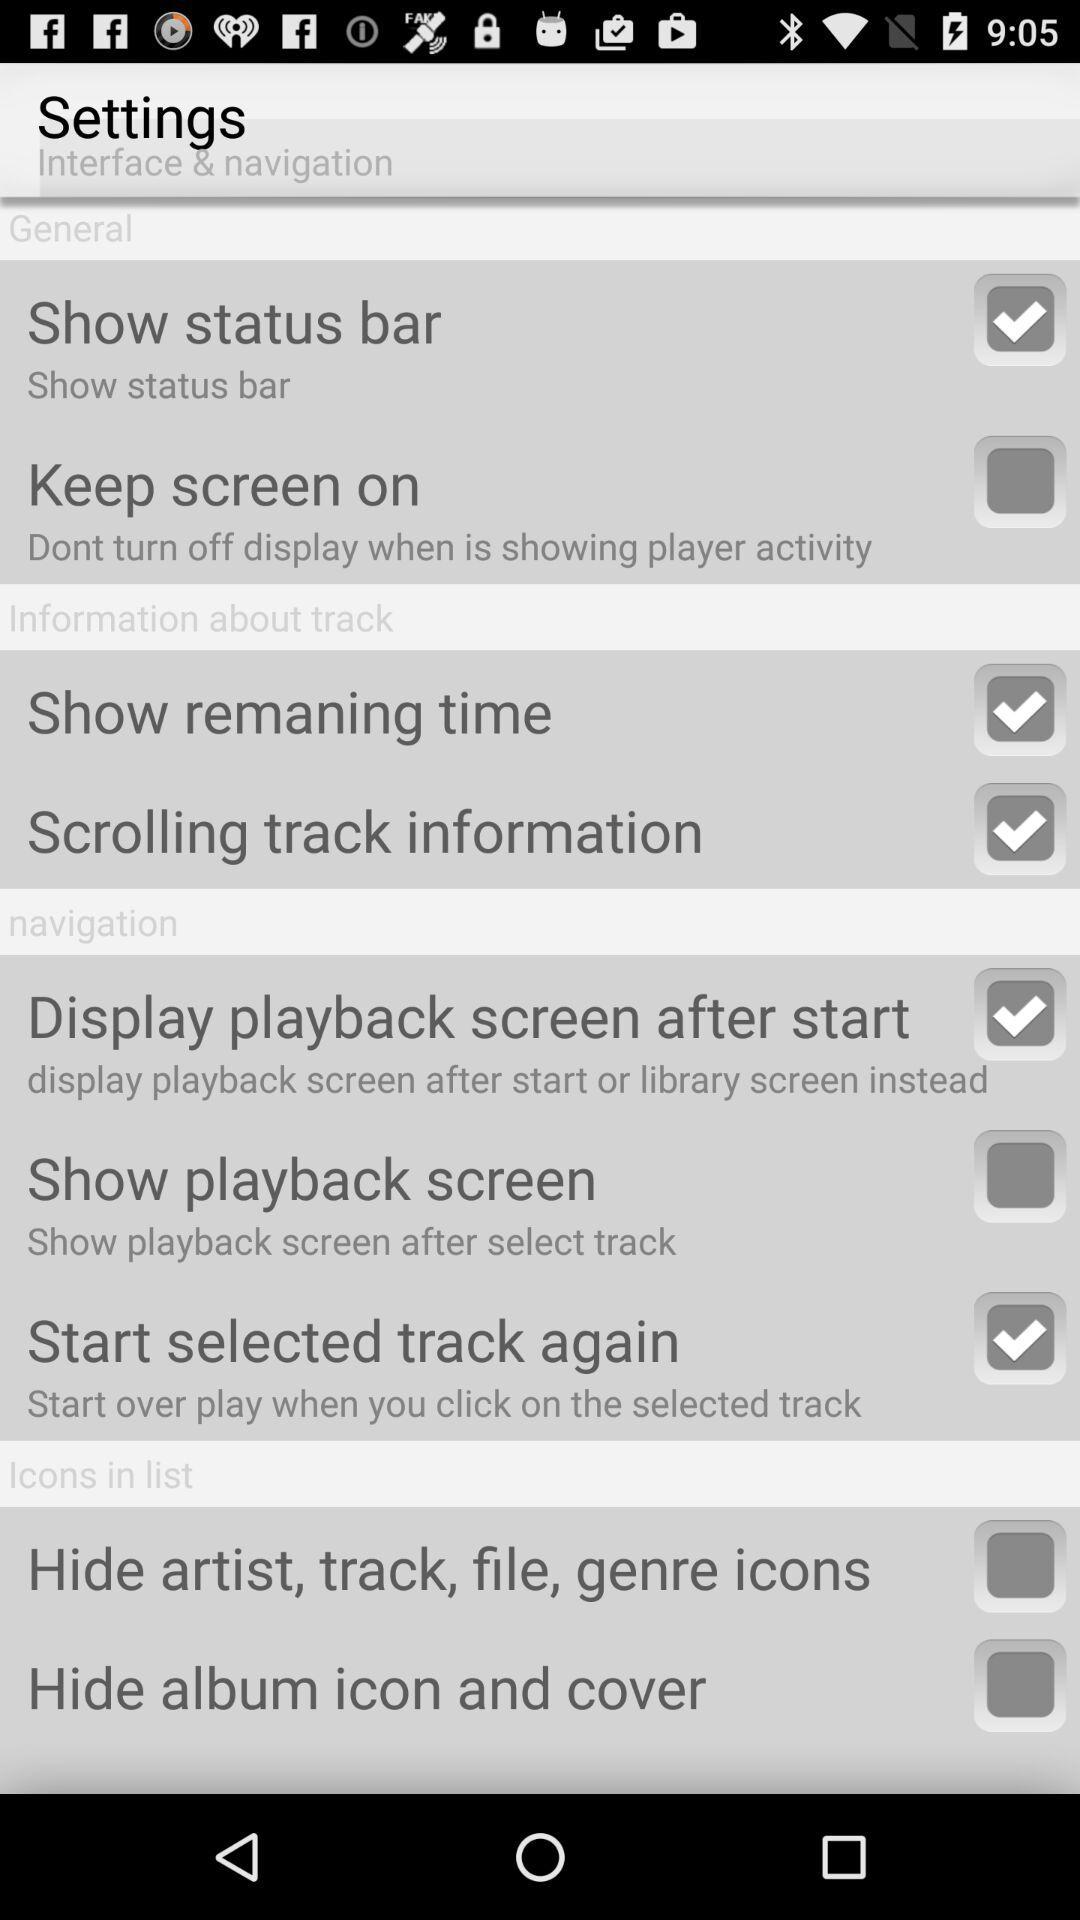 The width and height of the screenshot is (1080, 1920). What do you see at coordinates (1020, 318) in the screenshot?
I see `deselect option` at bounding box center [1020, 318].